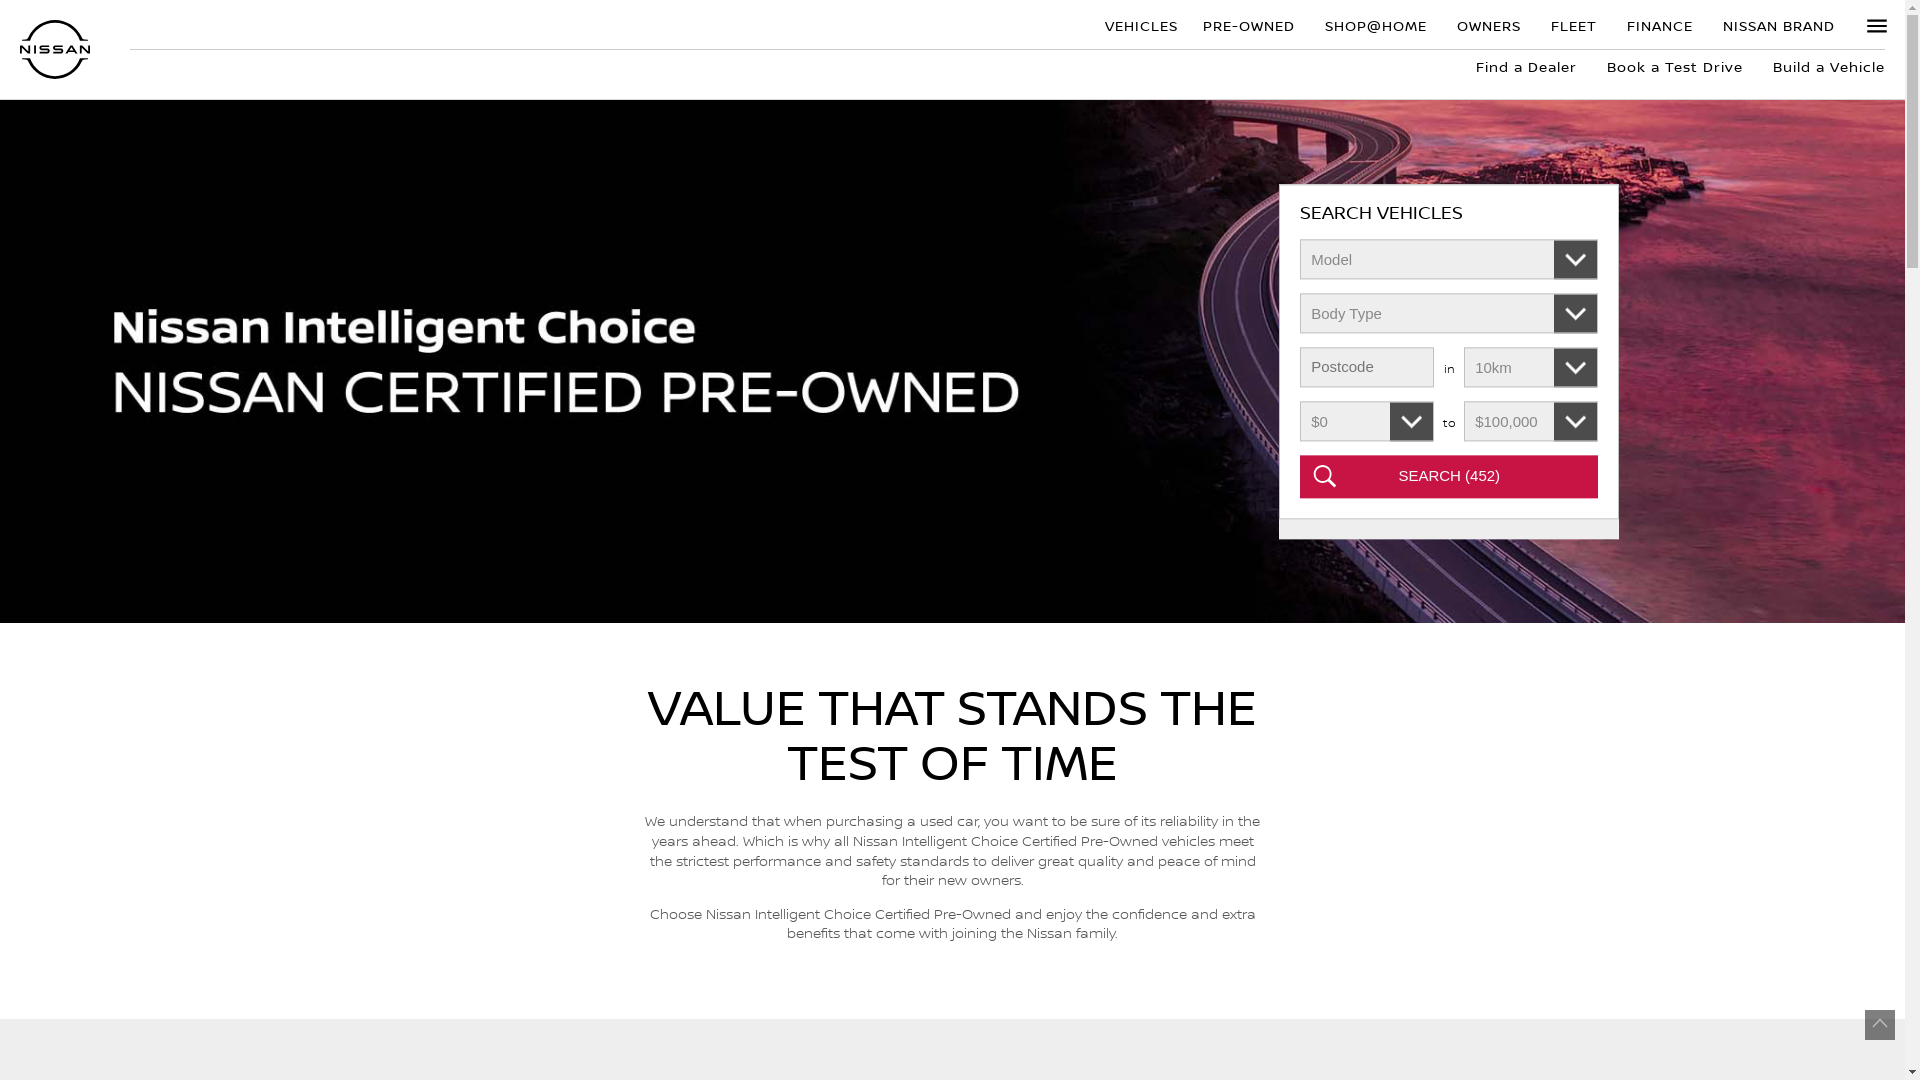 This screenshot has width=1920, height=1080. I want to click on 'OWNERS', so click(1488, 24).